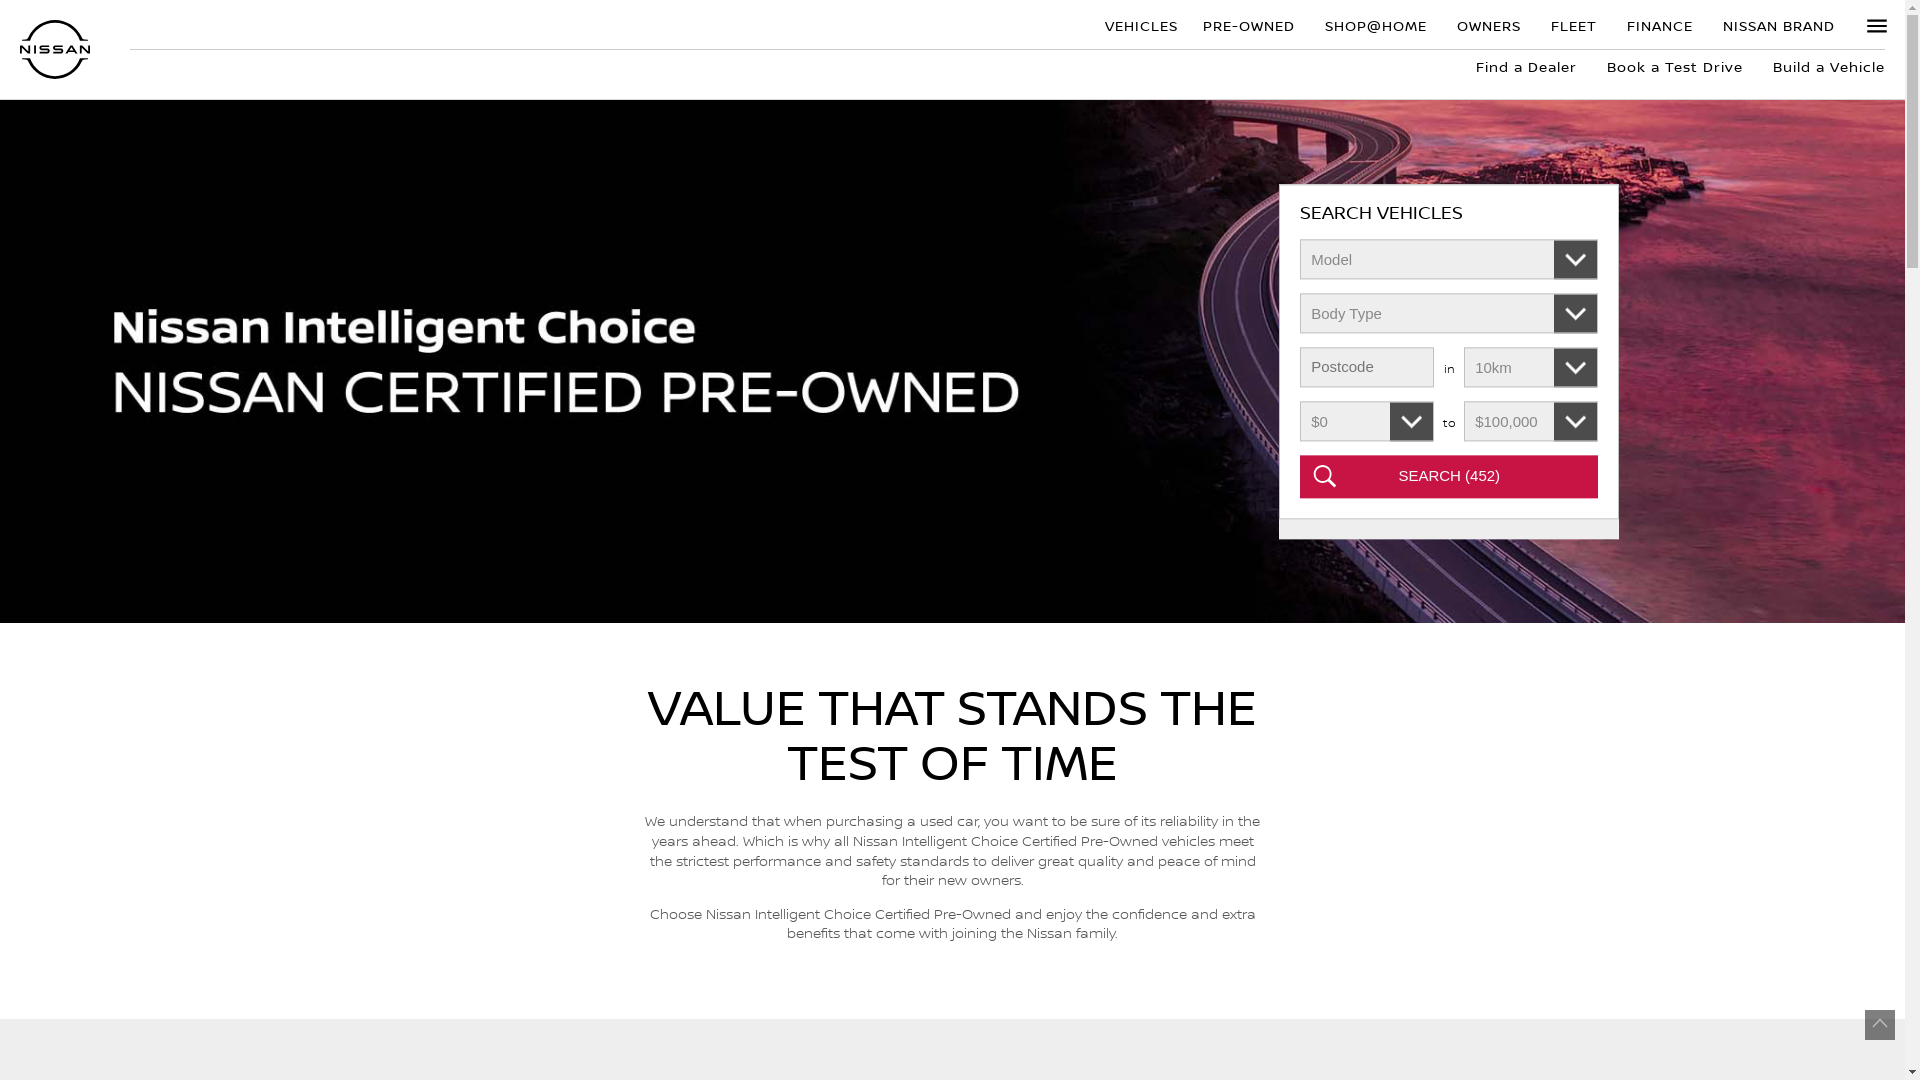 This screenshot has width=1920, height=1080. I want to click on 'OWNERS', so click(1488, 24).